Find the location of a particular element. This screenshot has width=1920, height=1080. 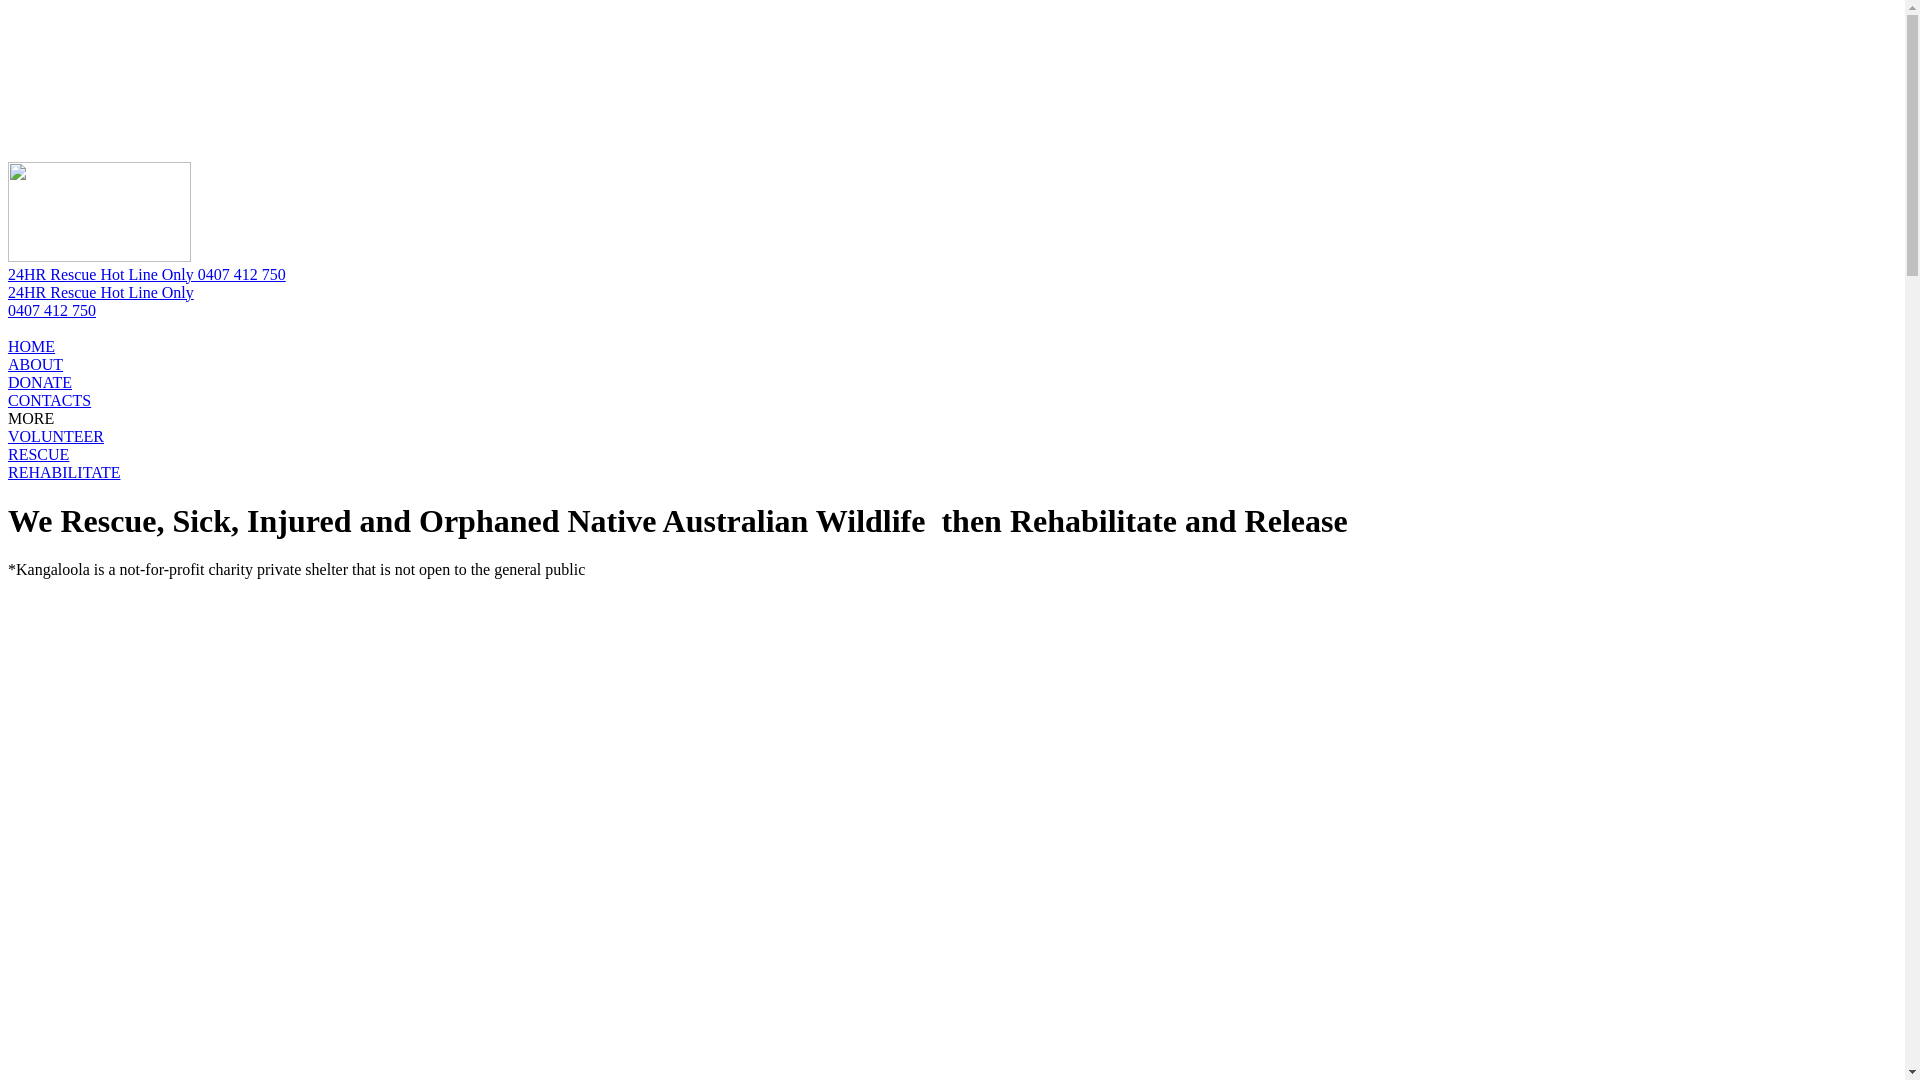

'REHABILITATE' is located at coordinates (8, 472).